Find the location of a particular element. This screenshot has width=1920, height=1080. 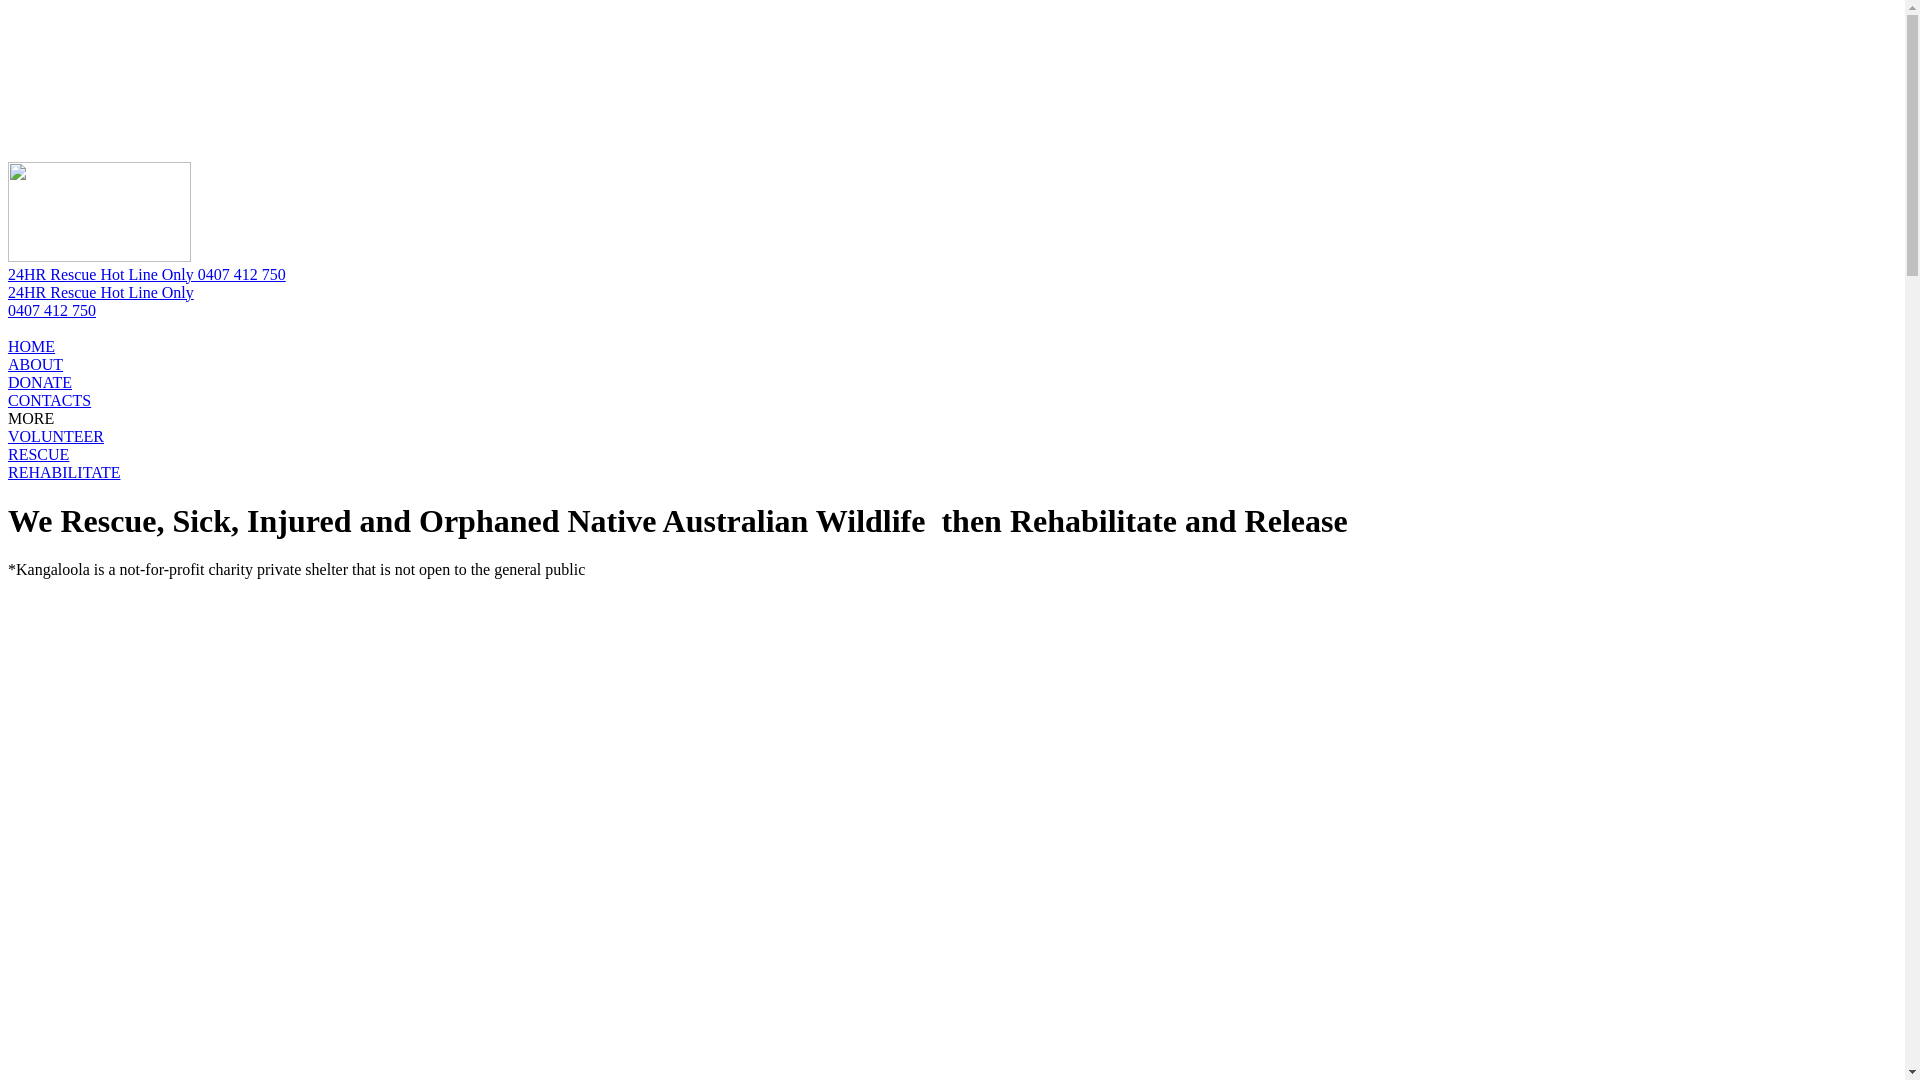

'REHABILITATE' is located at coordinates (8, 472).